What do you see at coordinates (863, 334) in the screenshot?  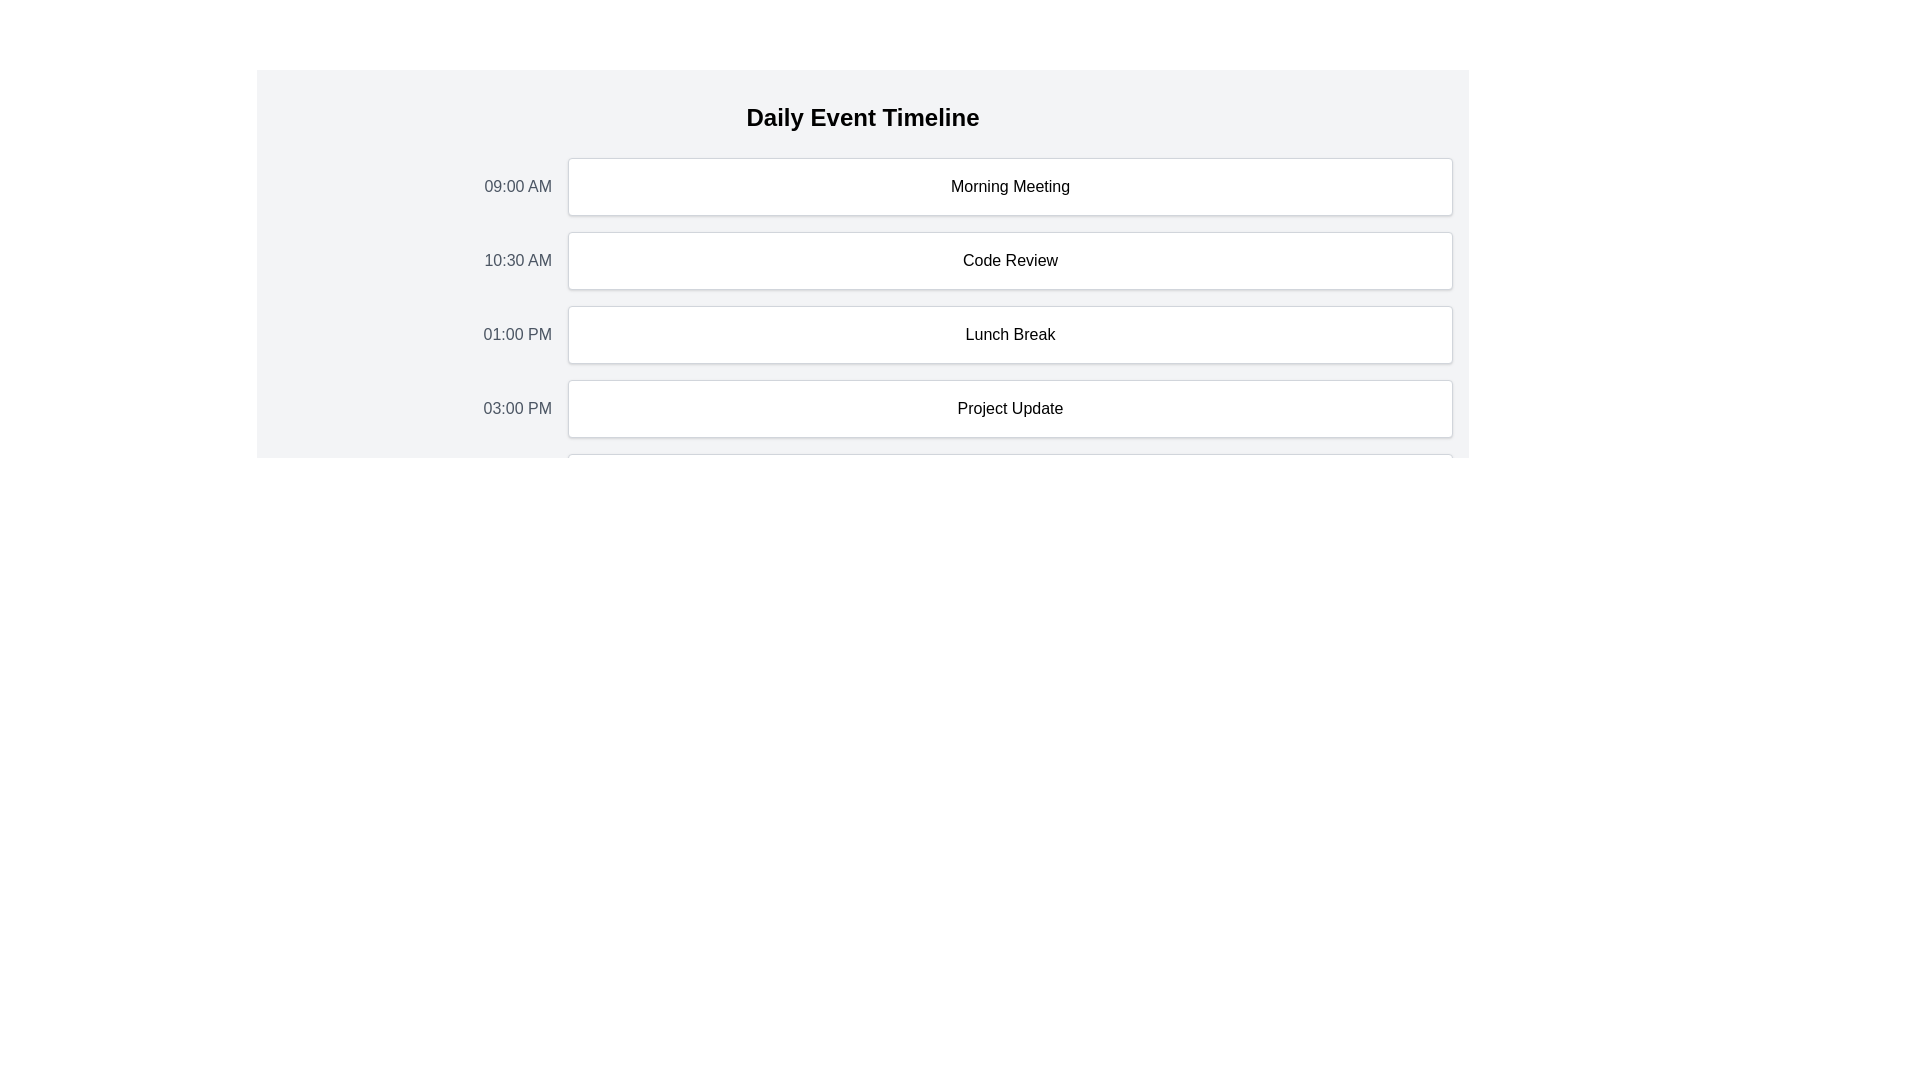 I see `the schedule entry for '01:00 PM Lunch Break', which is the third entry in the list of events, positioned between '10:30 AM Code Review' and '03:00 PM Project Update'` at bounding box center [863, 334].